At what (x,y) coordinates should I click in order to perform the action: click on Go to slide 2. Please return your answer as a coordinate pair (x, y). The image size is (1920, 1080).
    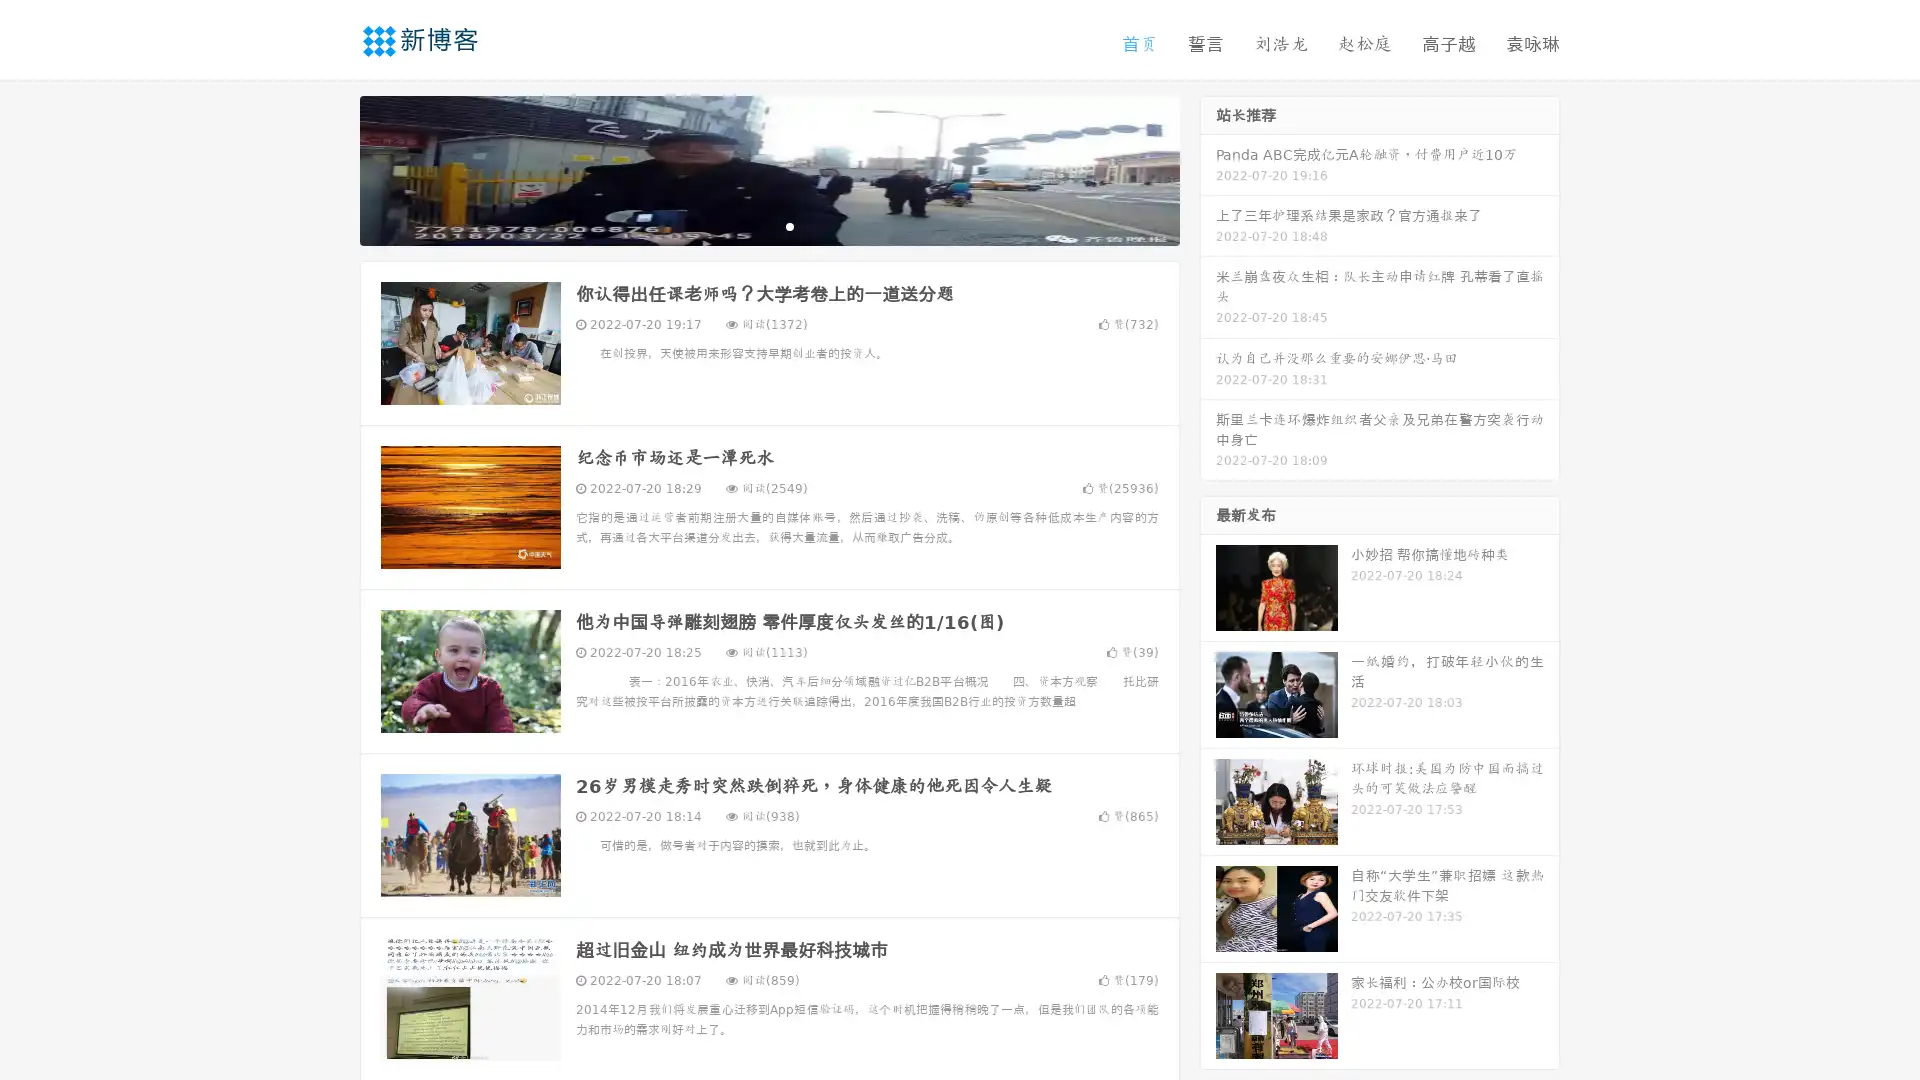
    Looking at the image, I should click on (768, 225).